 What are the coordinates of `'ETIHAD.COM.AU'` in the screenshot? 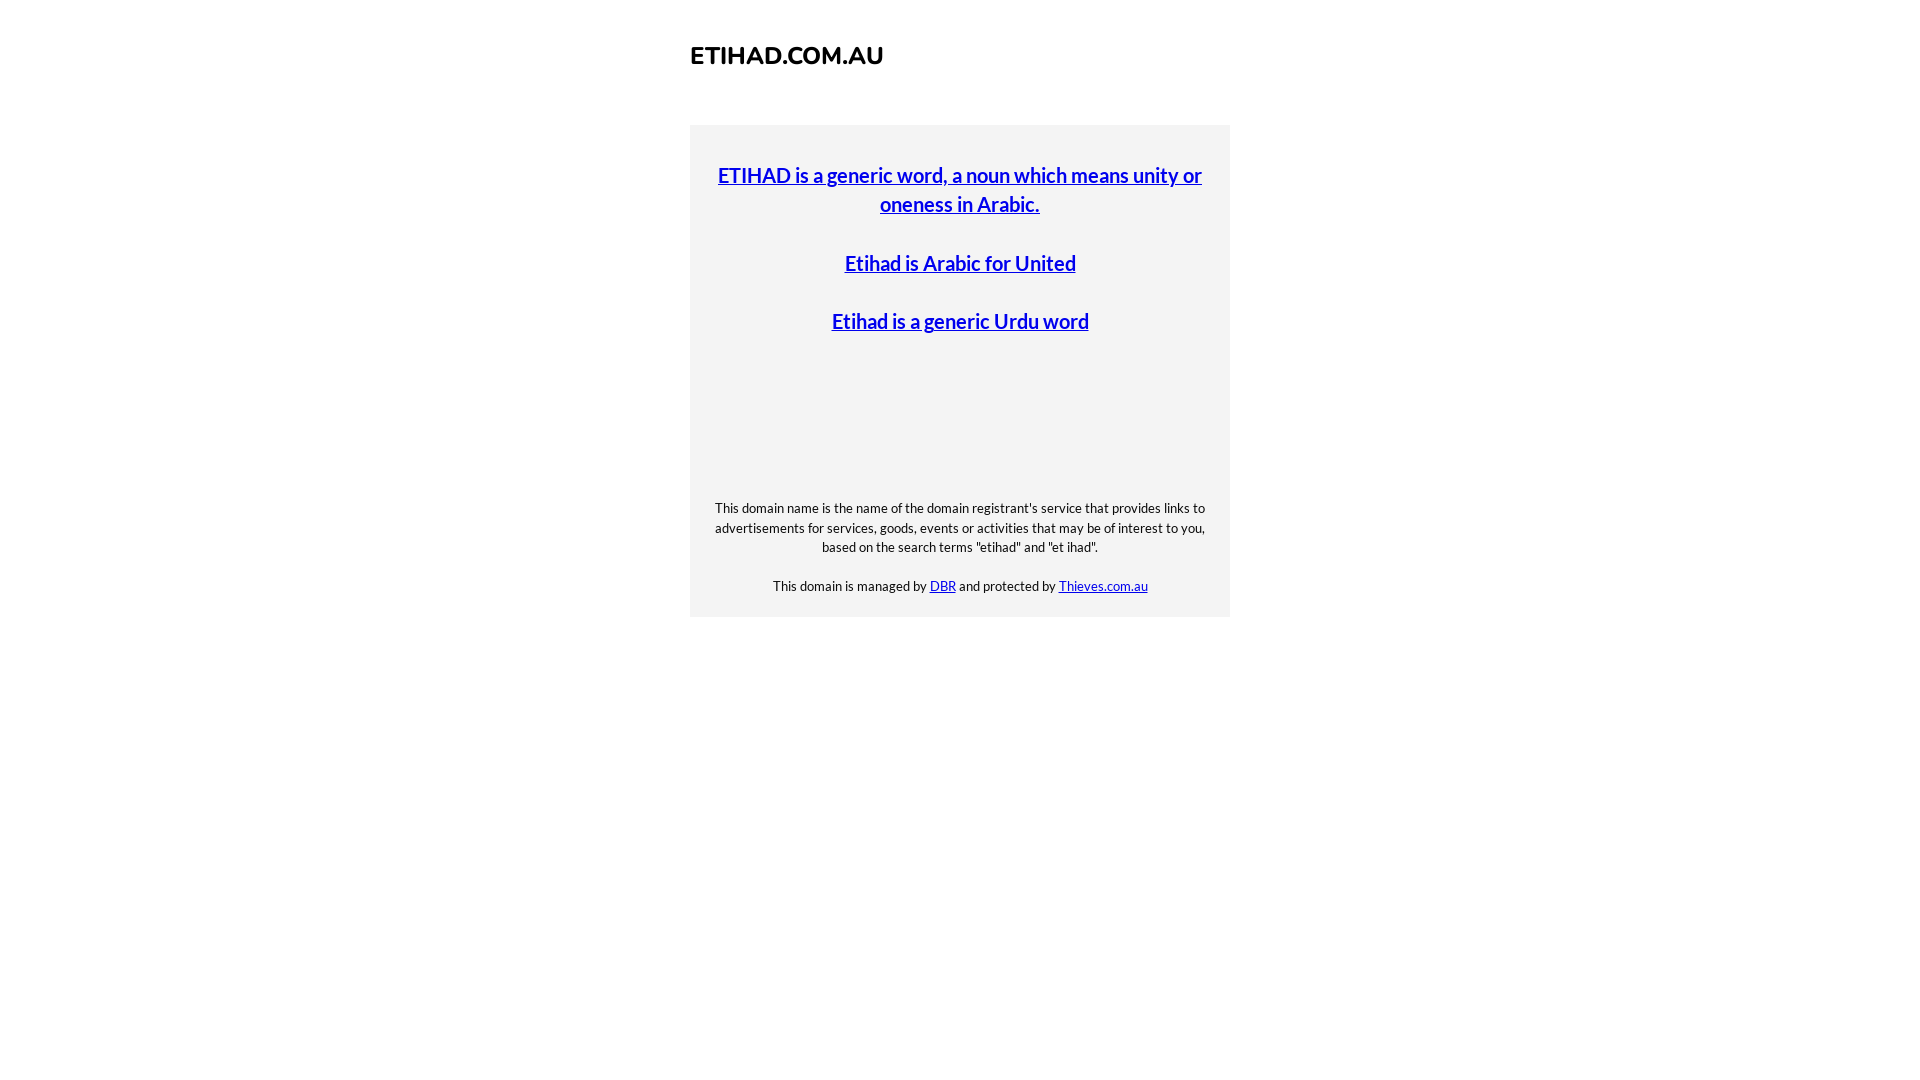 It's located at (786, 55).